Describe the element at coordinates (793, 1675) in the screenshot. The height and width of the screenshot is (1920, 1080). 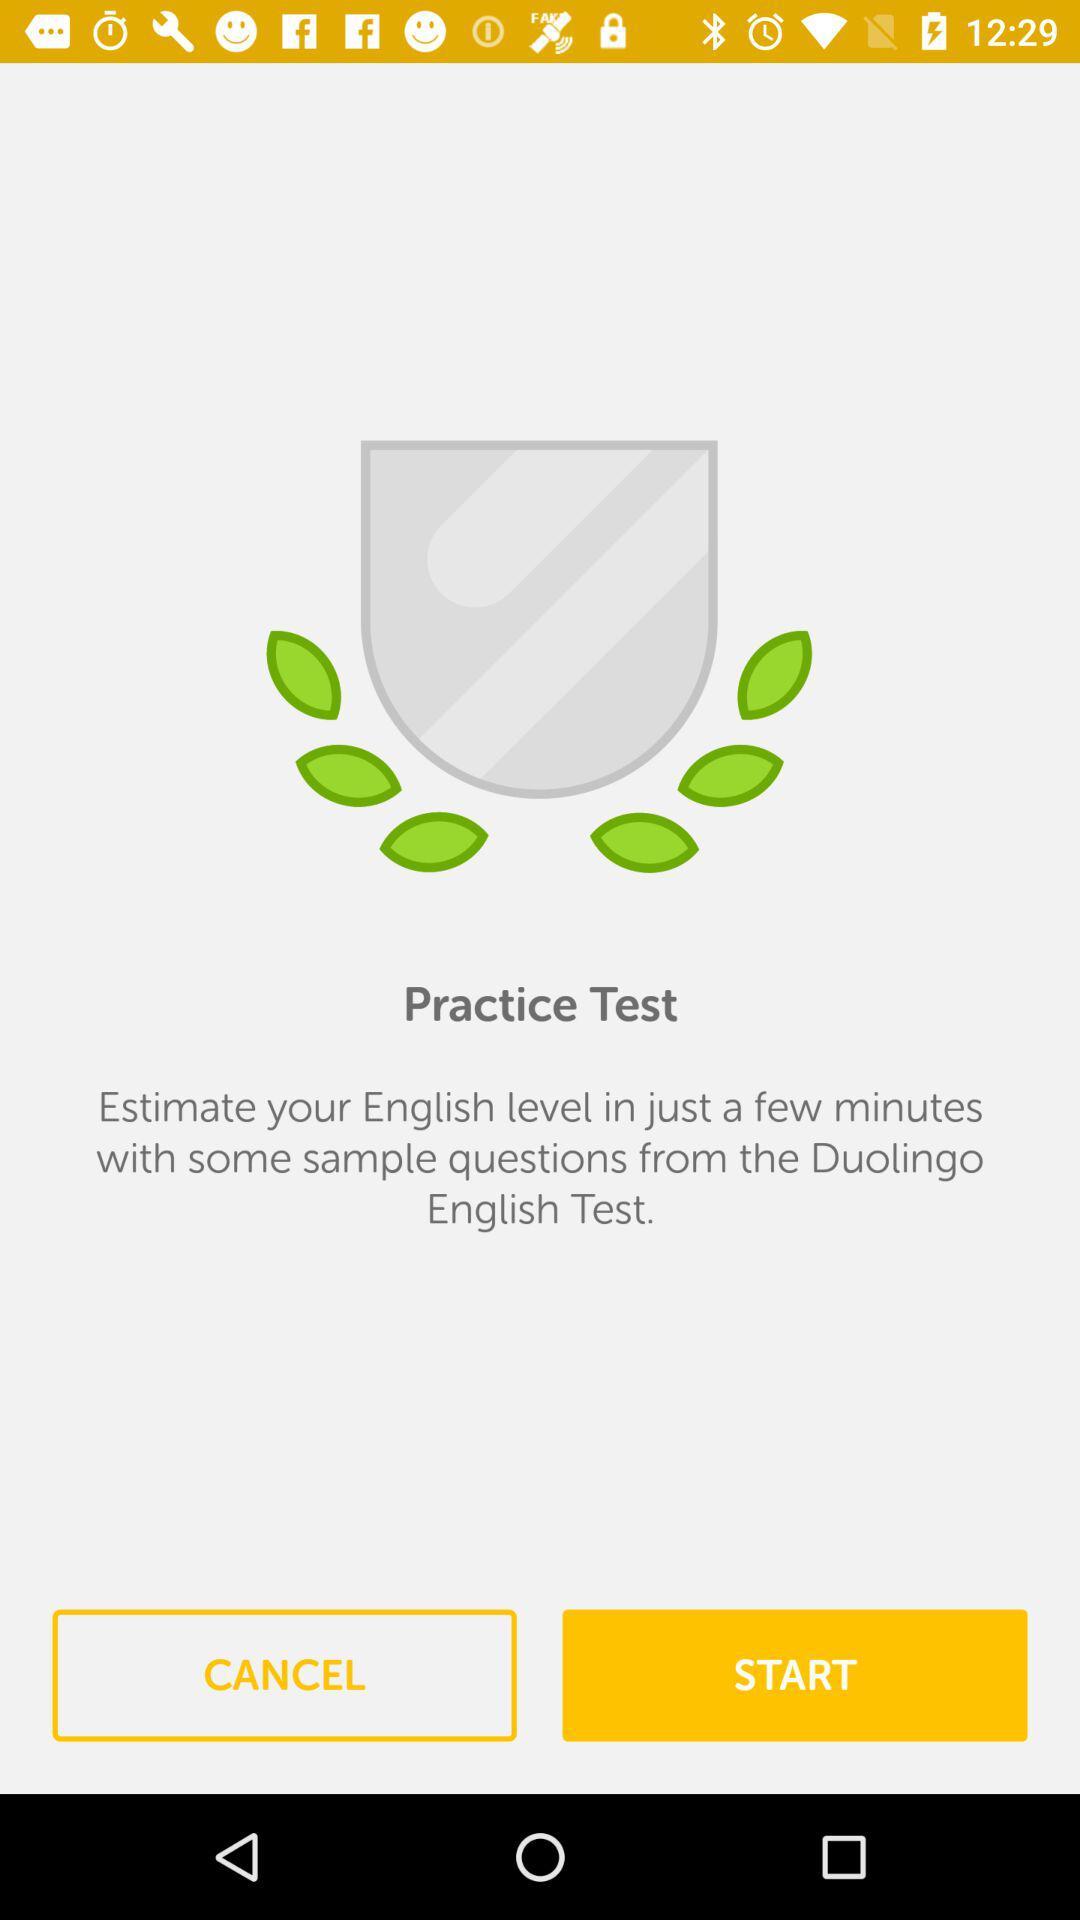
I see `the start` at that location.